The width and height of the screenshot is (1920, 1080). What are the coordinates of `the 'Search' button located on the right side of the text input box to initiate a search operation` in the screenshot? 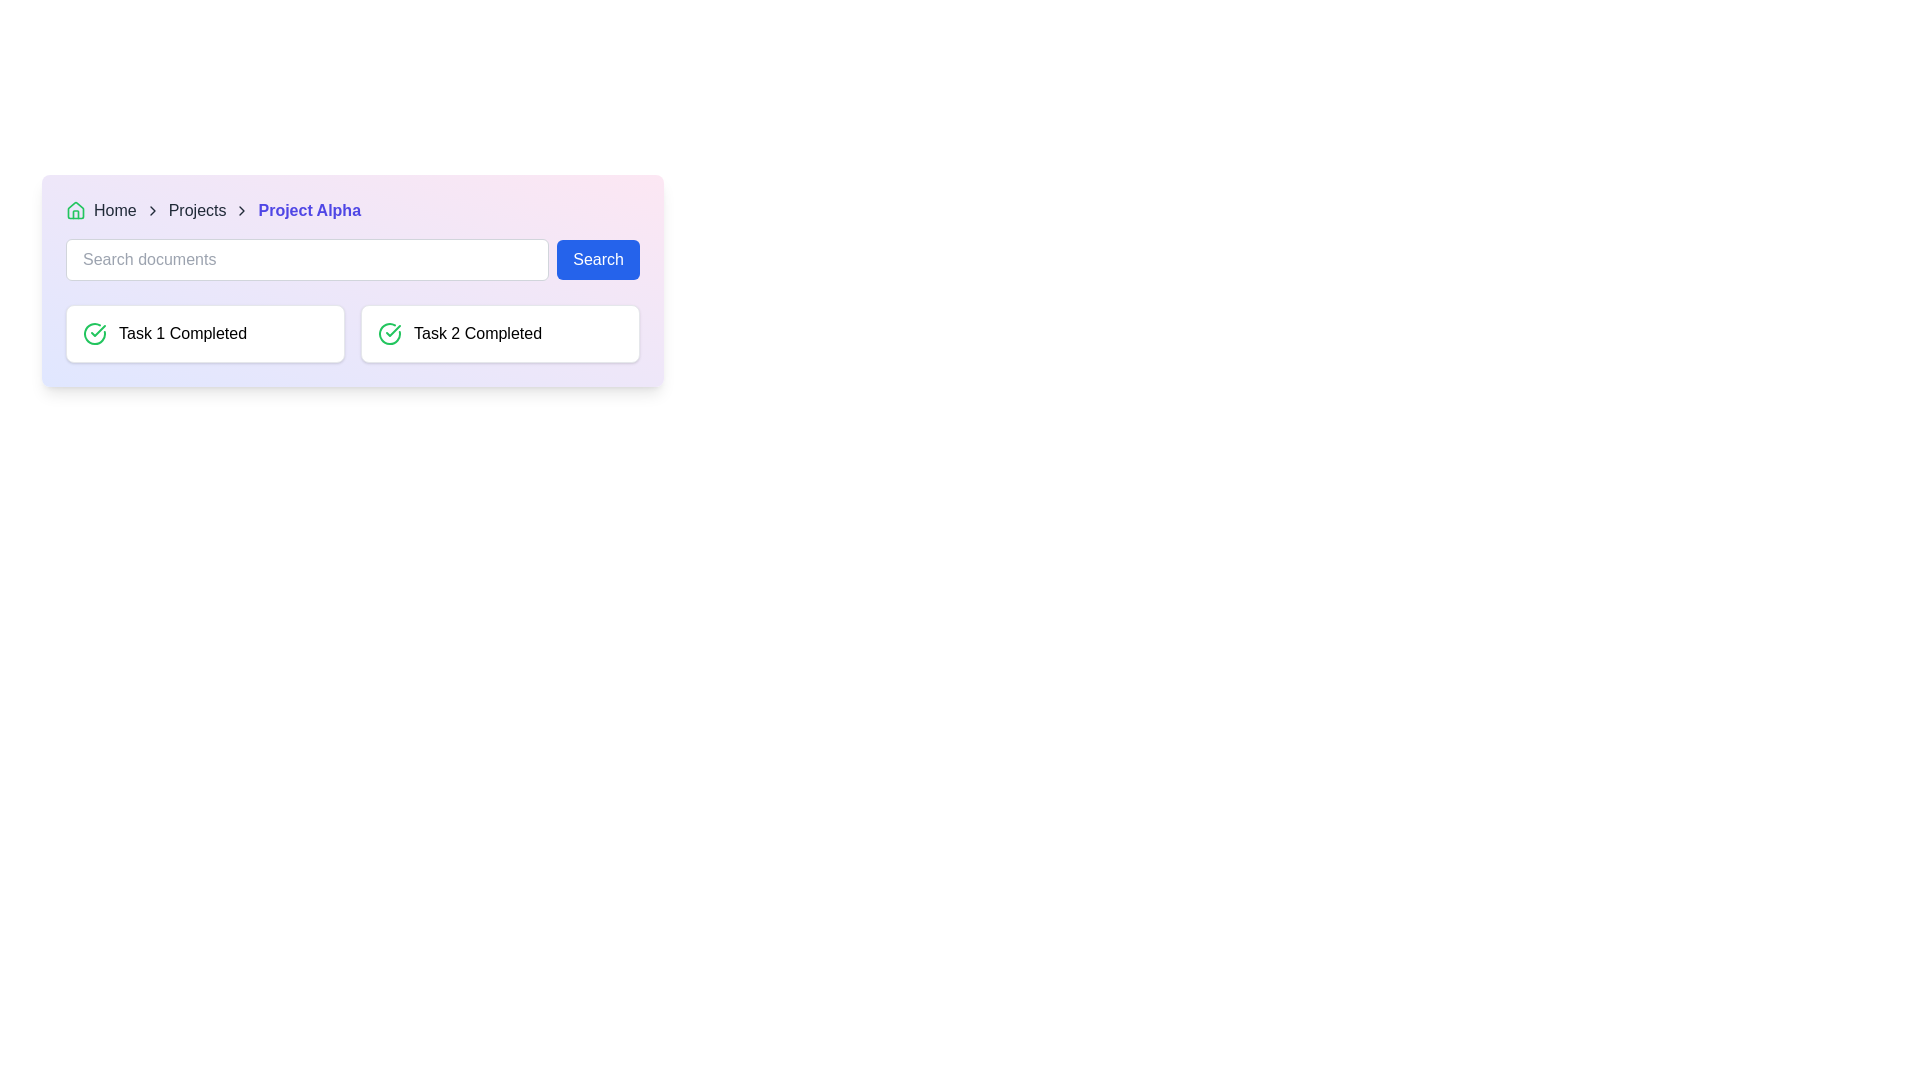 It's located at (597, 258).